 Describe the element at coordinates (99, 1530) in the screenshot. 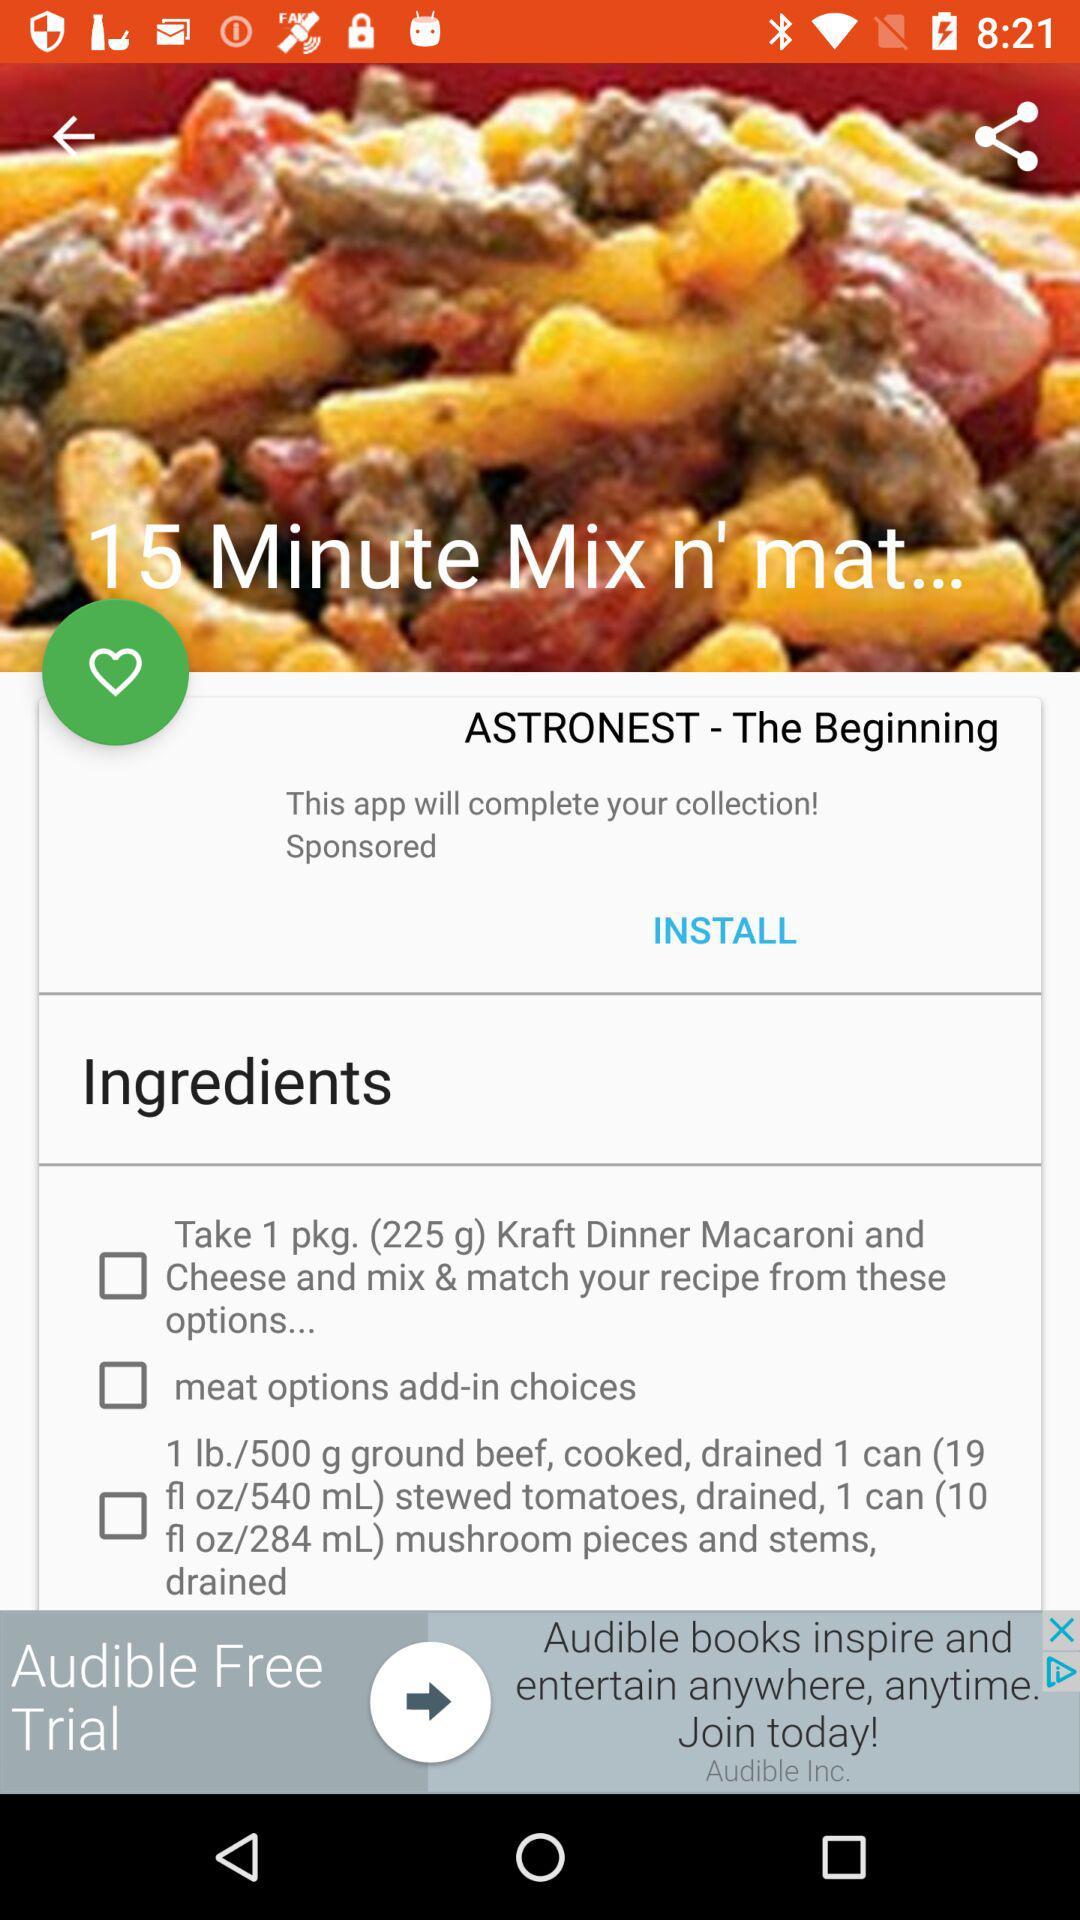

I see `the third check box` at that location.